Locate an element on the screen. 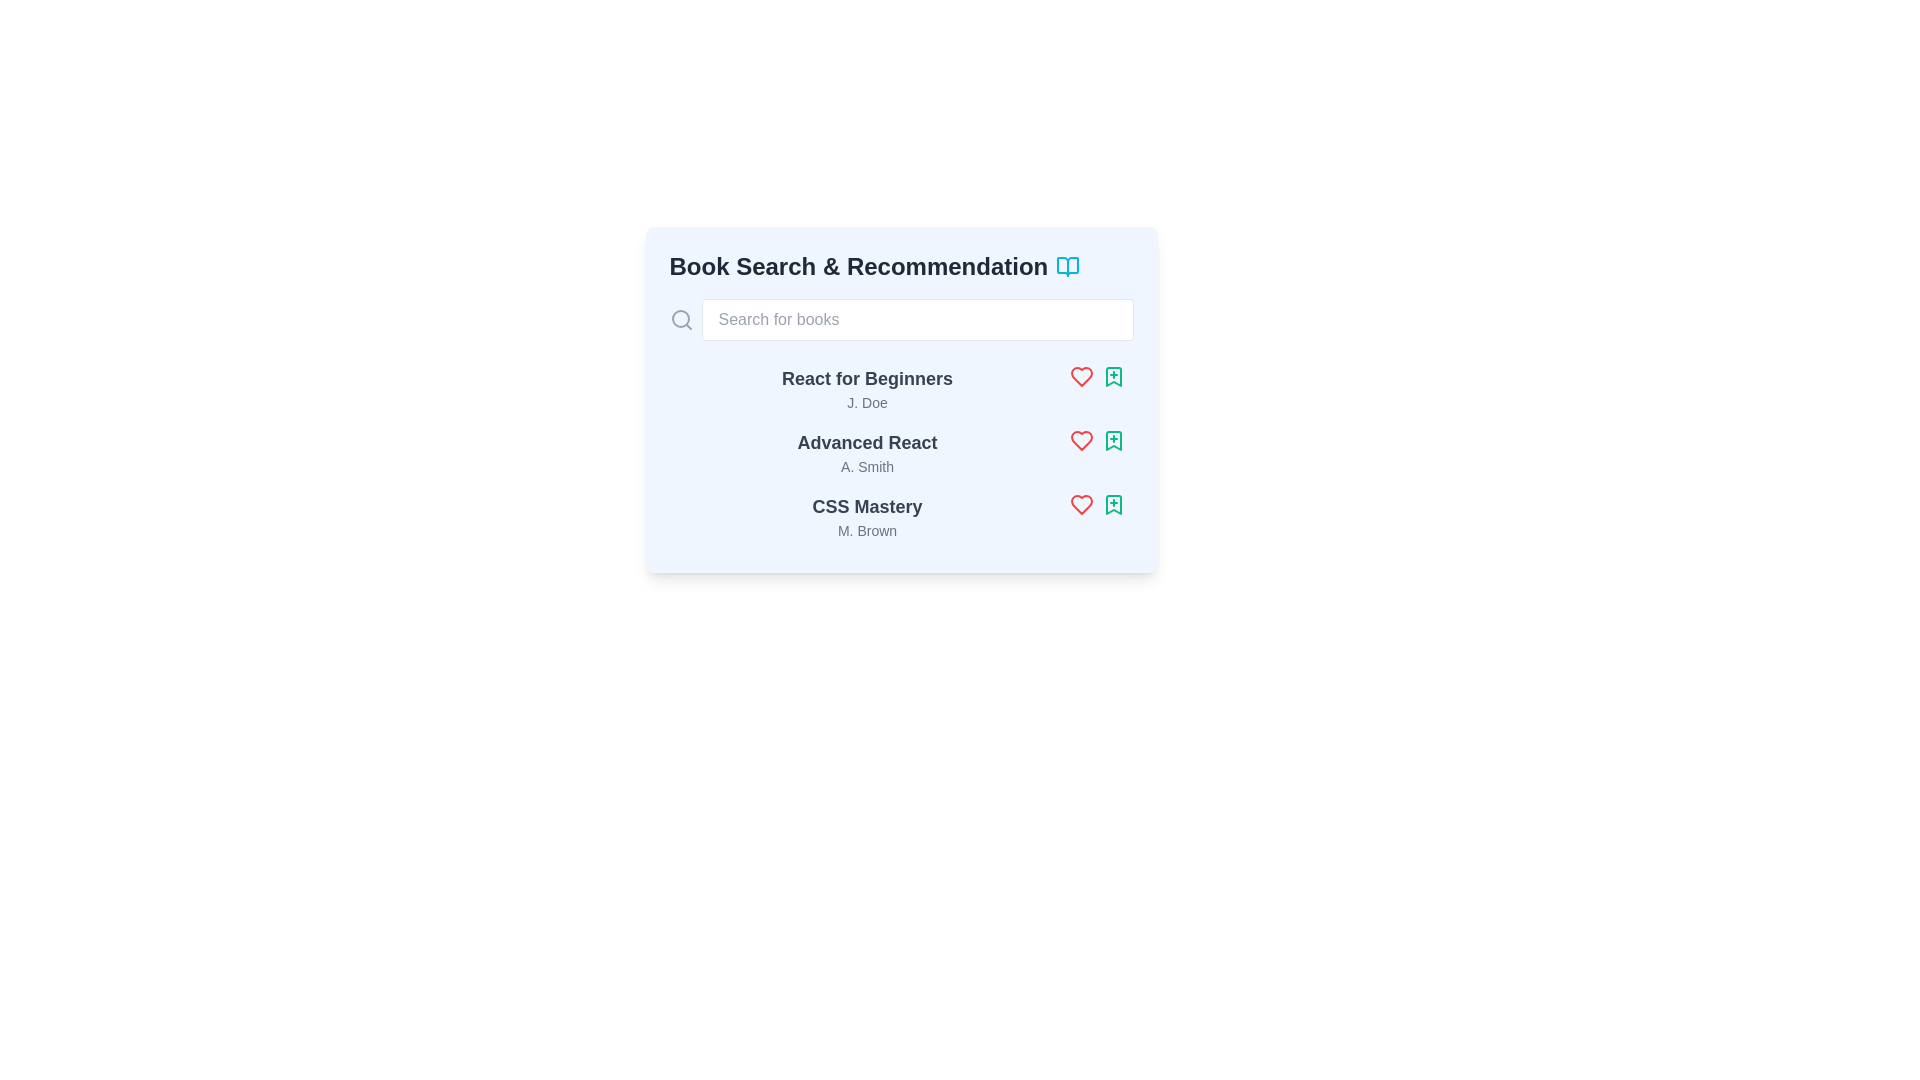  the small open book icon with cyan outlines located at the end of the 'Book Search & Recommendation' text in the interface header is located at coordinates (1067, 265).